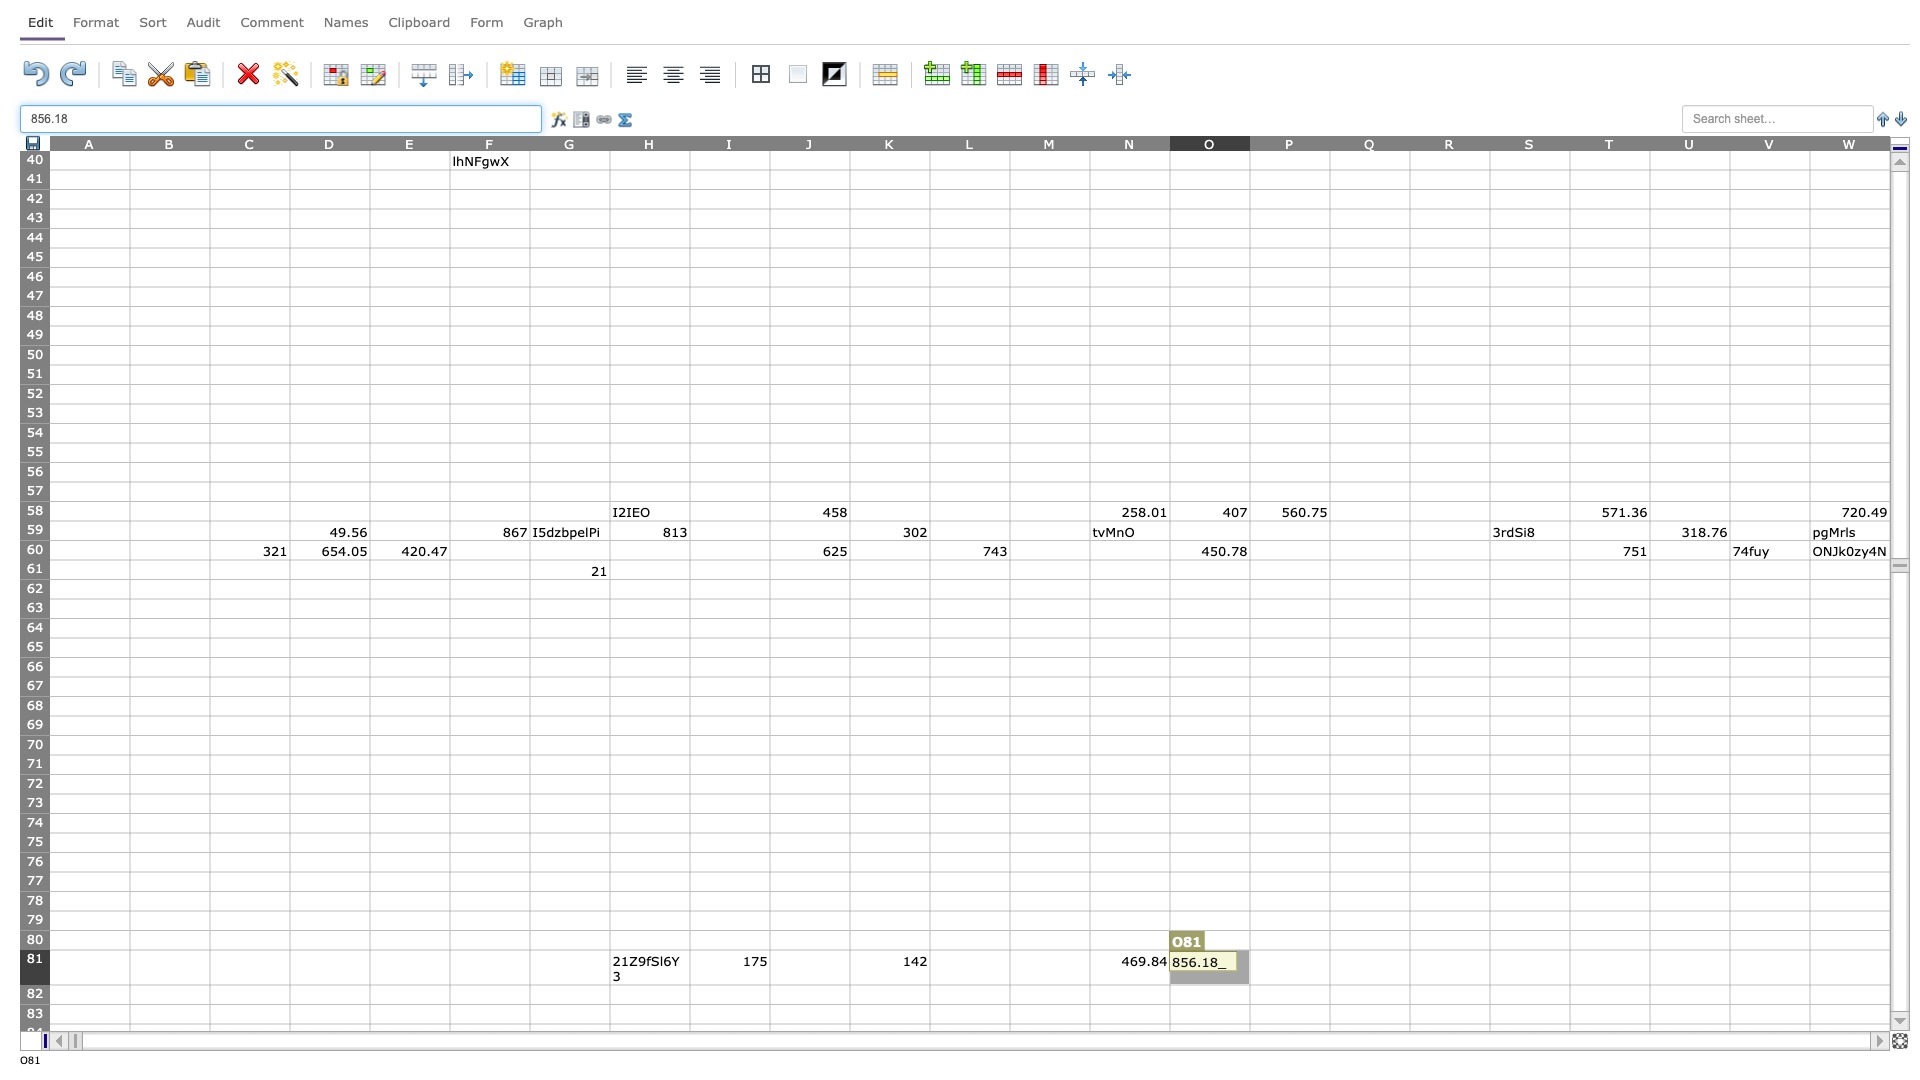  I want to click on right edge at column R row 81, so click(1489, 966).